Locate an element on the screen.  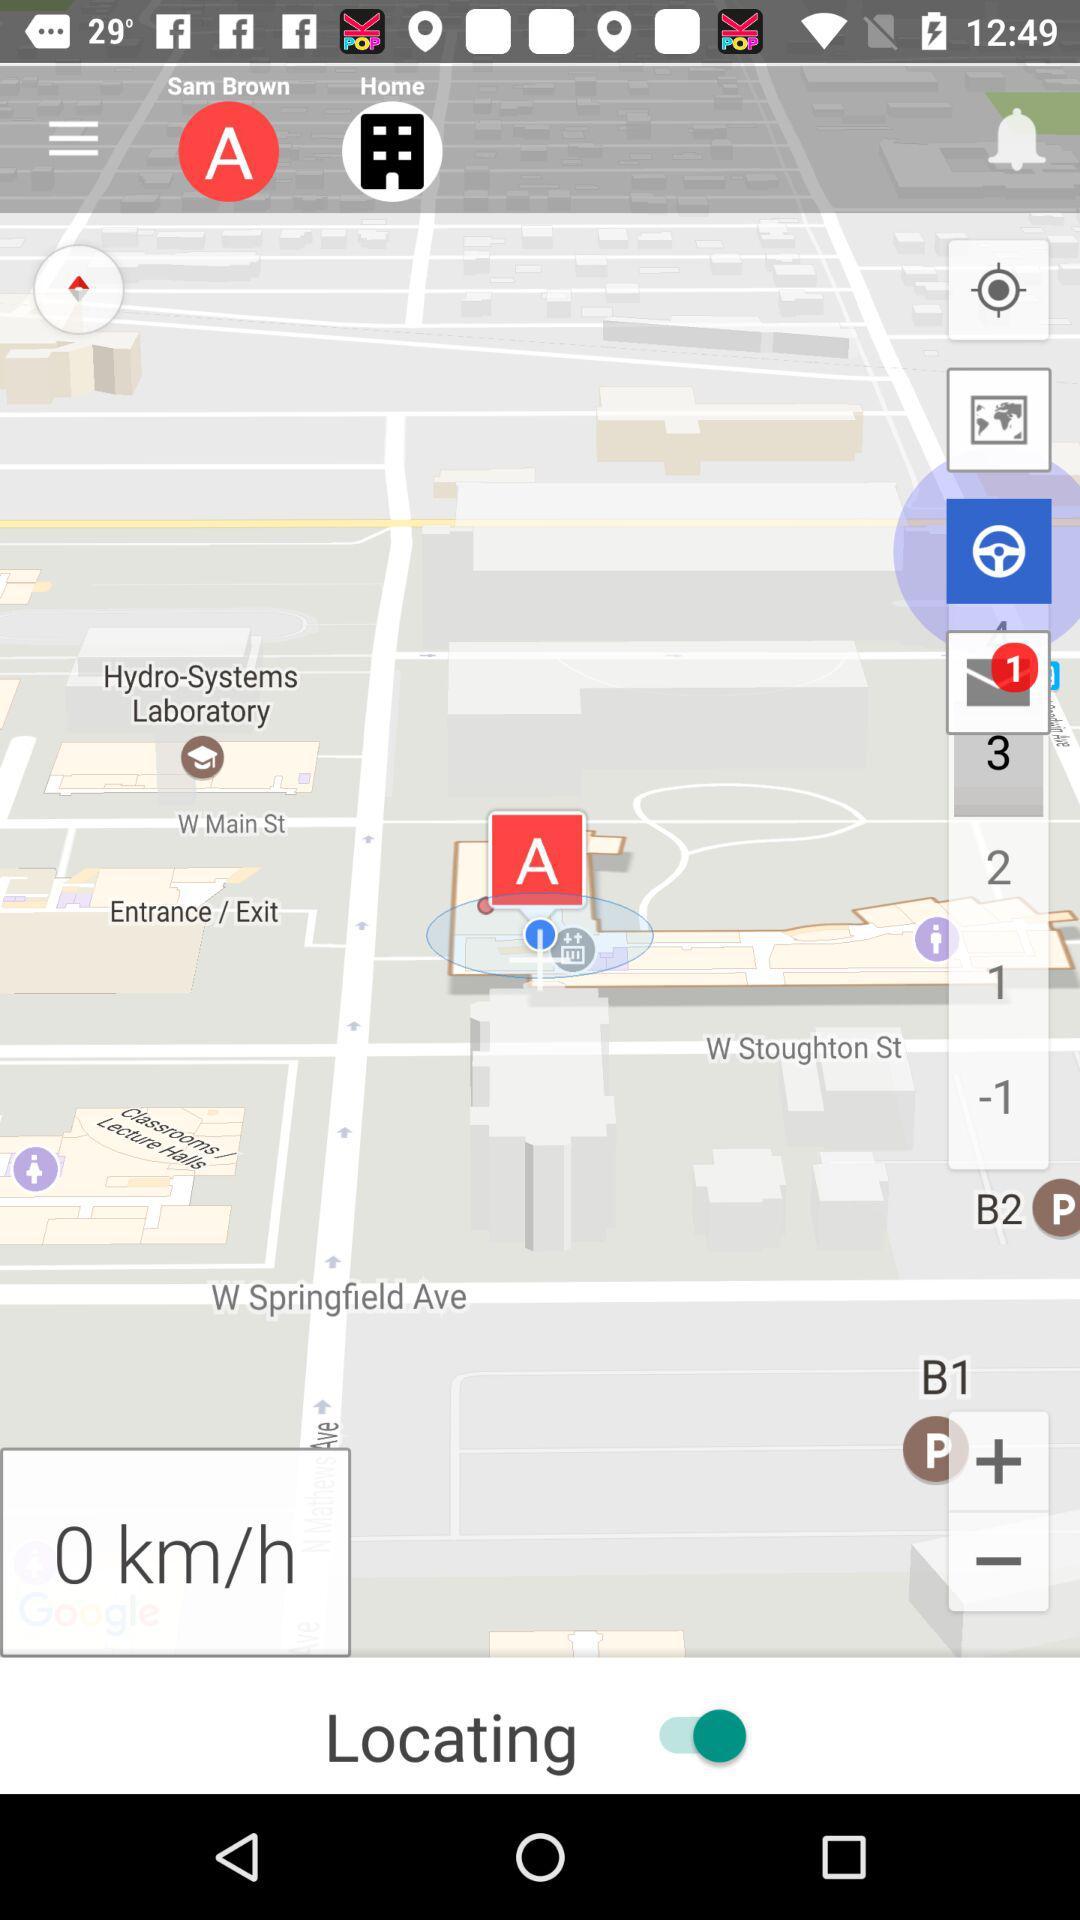
the location_crosshair icon is located at coordinates (998, 290).